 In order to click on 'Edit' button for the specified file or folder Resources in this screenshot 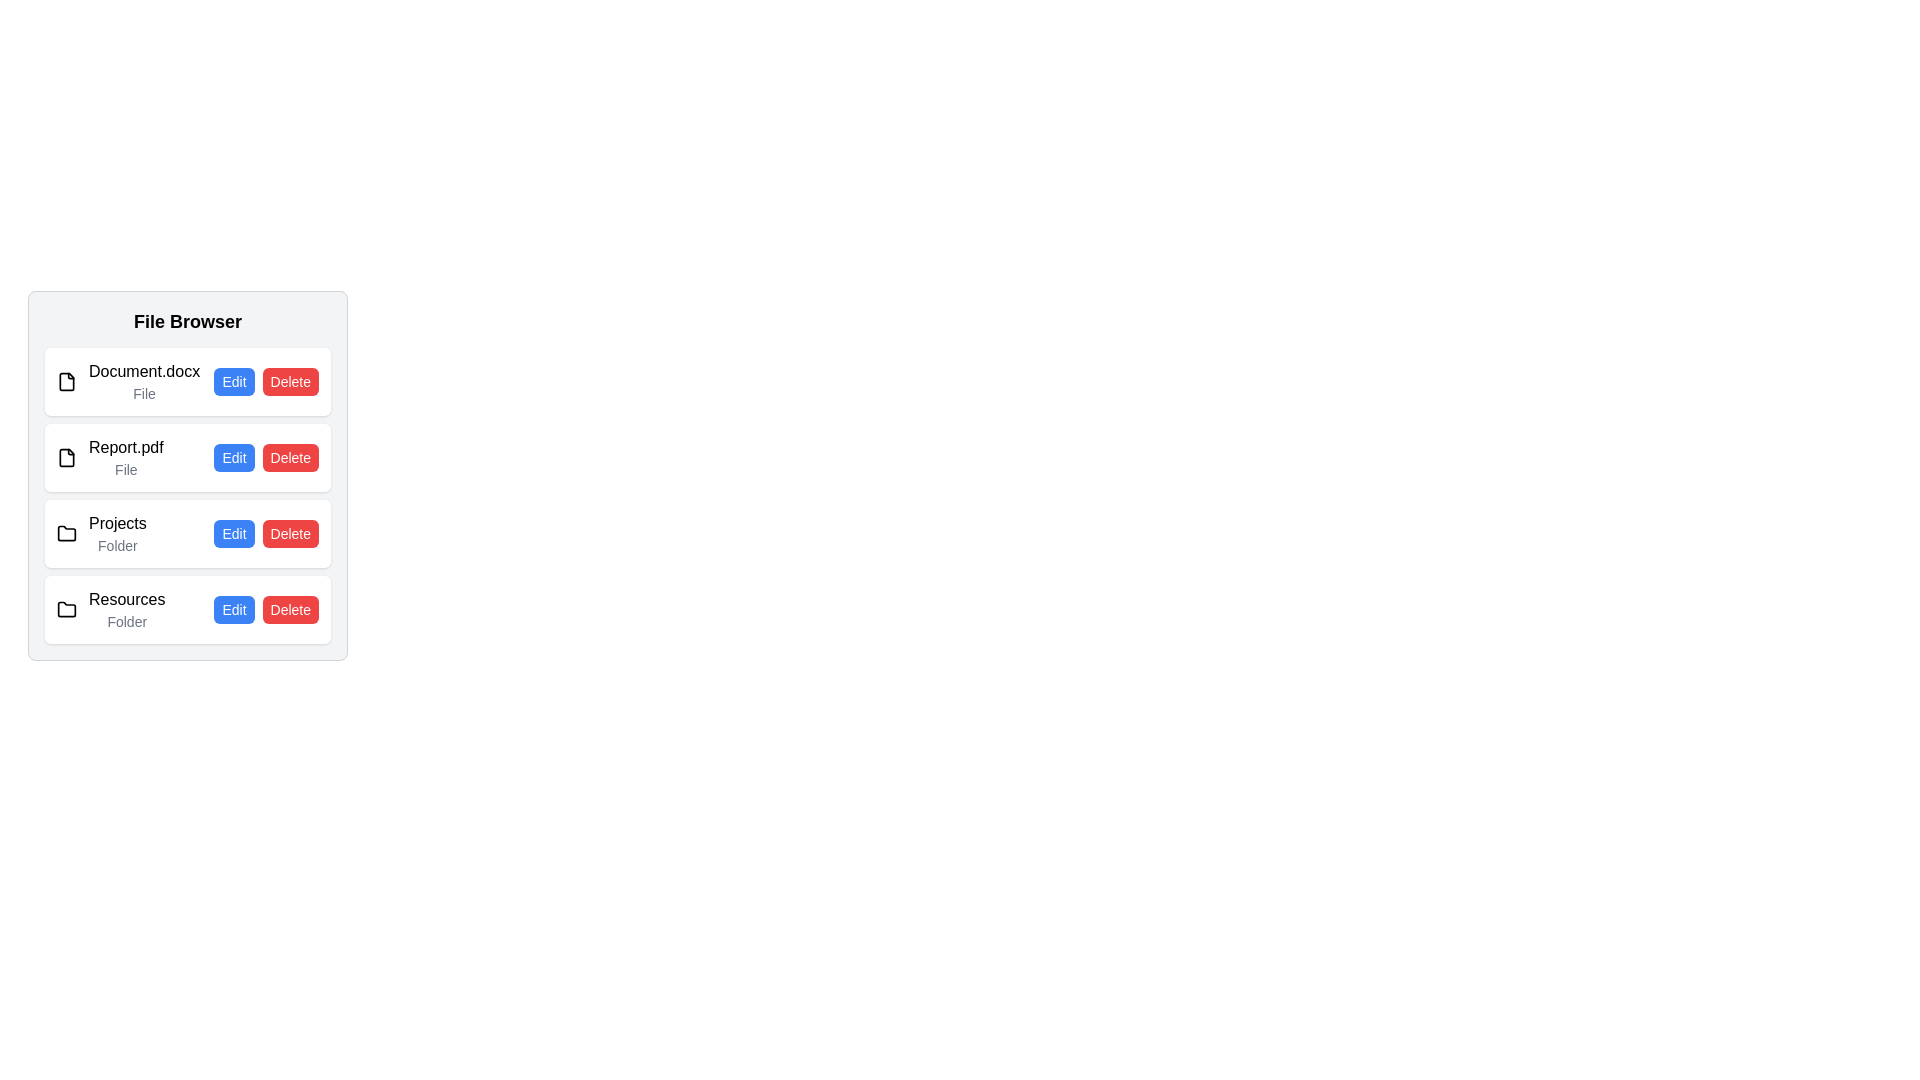, I will do `click(234, 608)`.